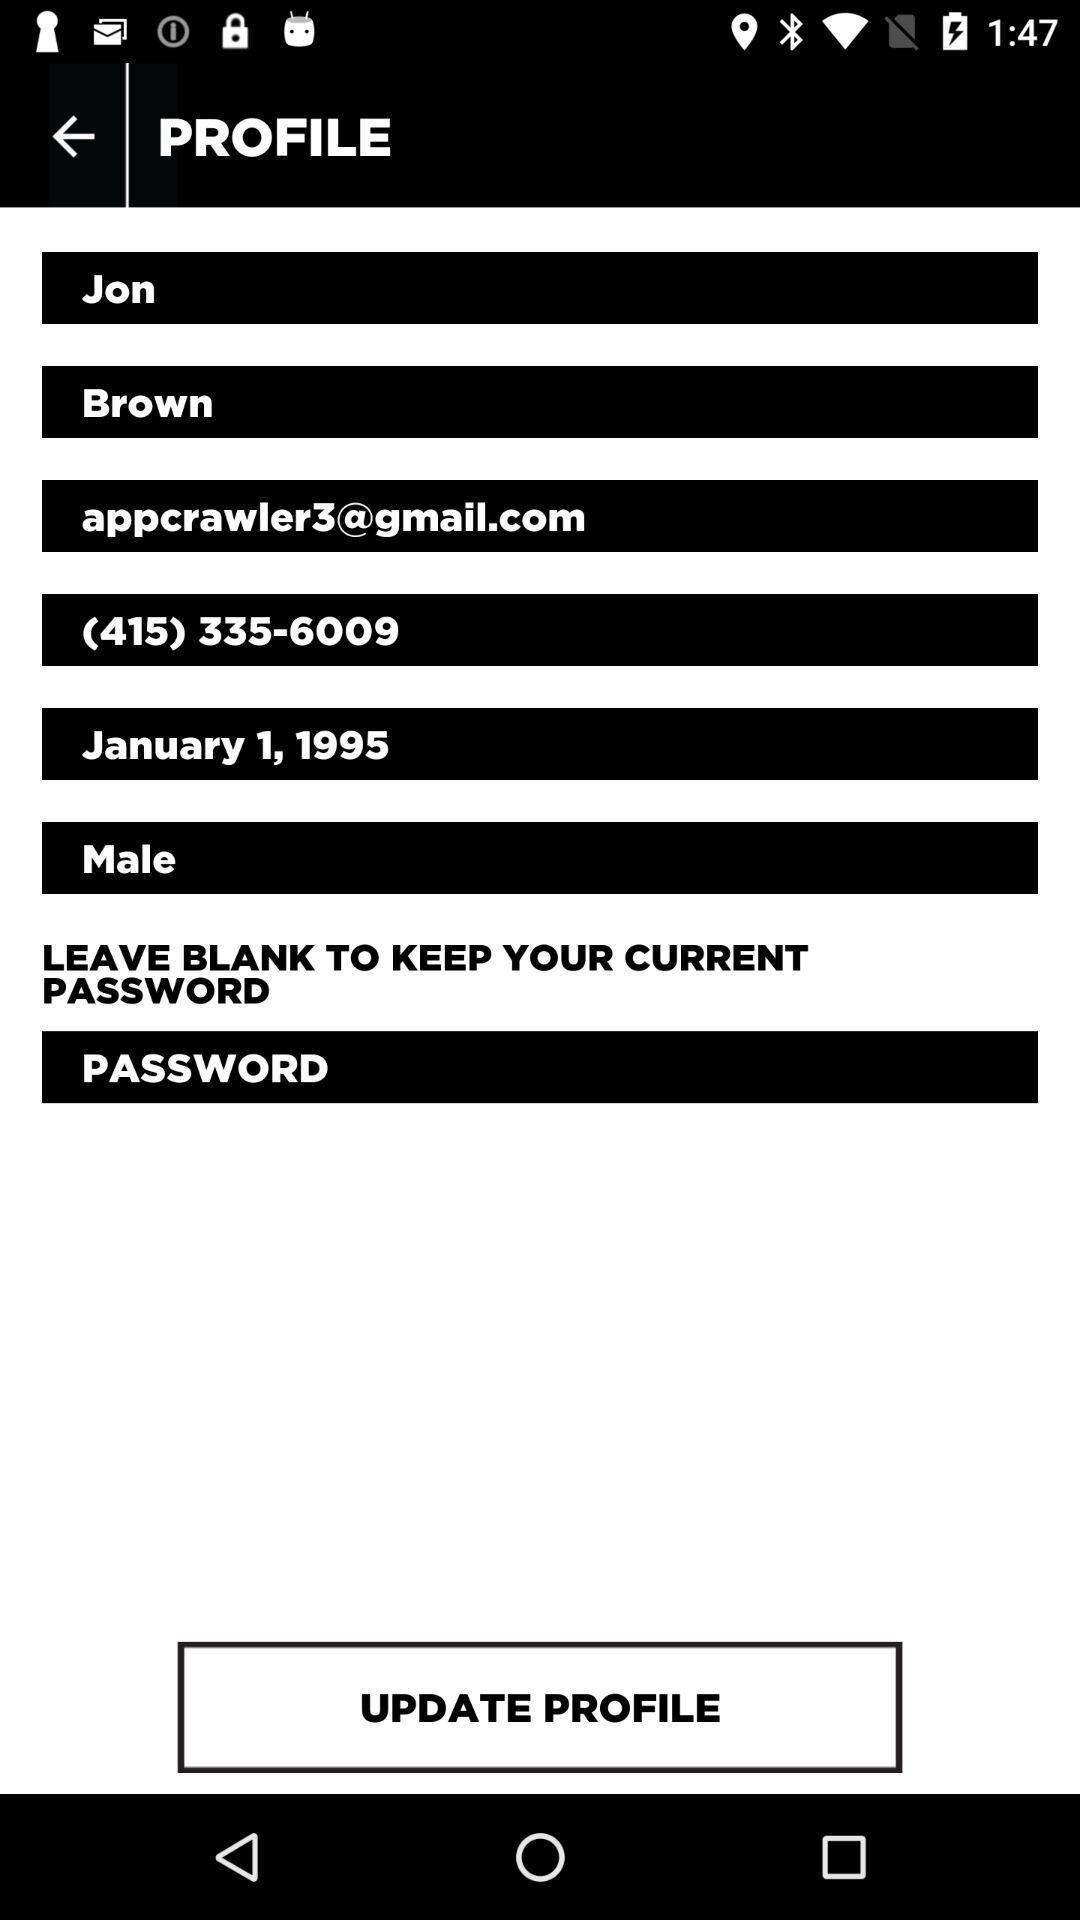  I want to click on icon above the leave blank to item, so click(540, 858).